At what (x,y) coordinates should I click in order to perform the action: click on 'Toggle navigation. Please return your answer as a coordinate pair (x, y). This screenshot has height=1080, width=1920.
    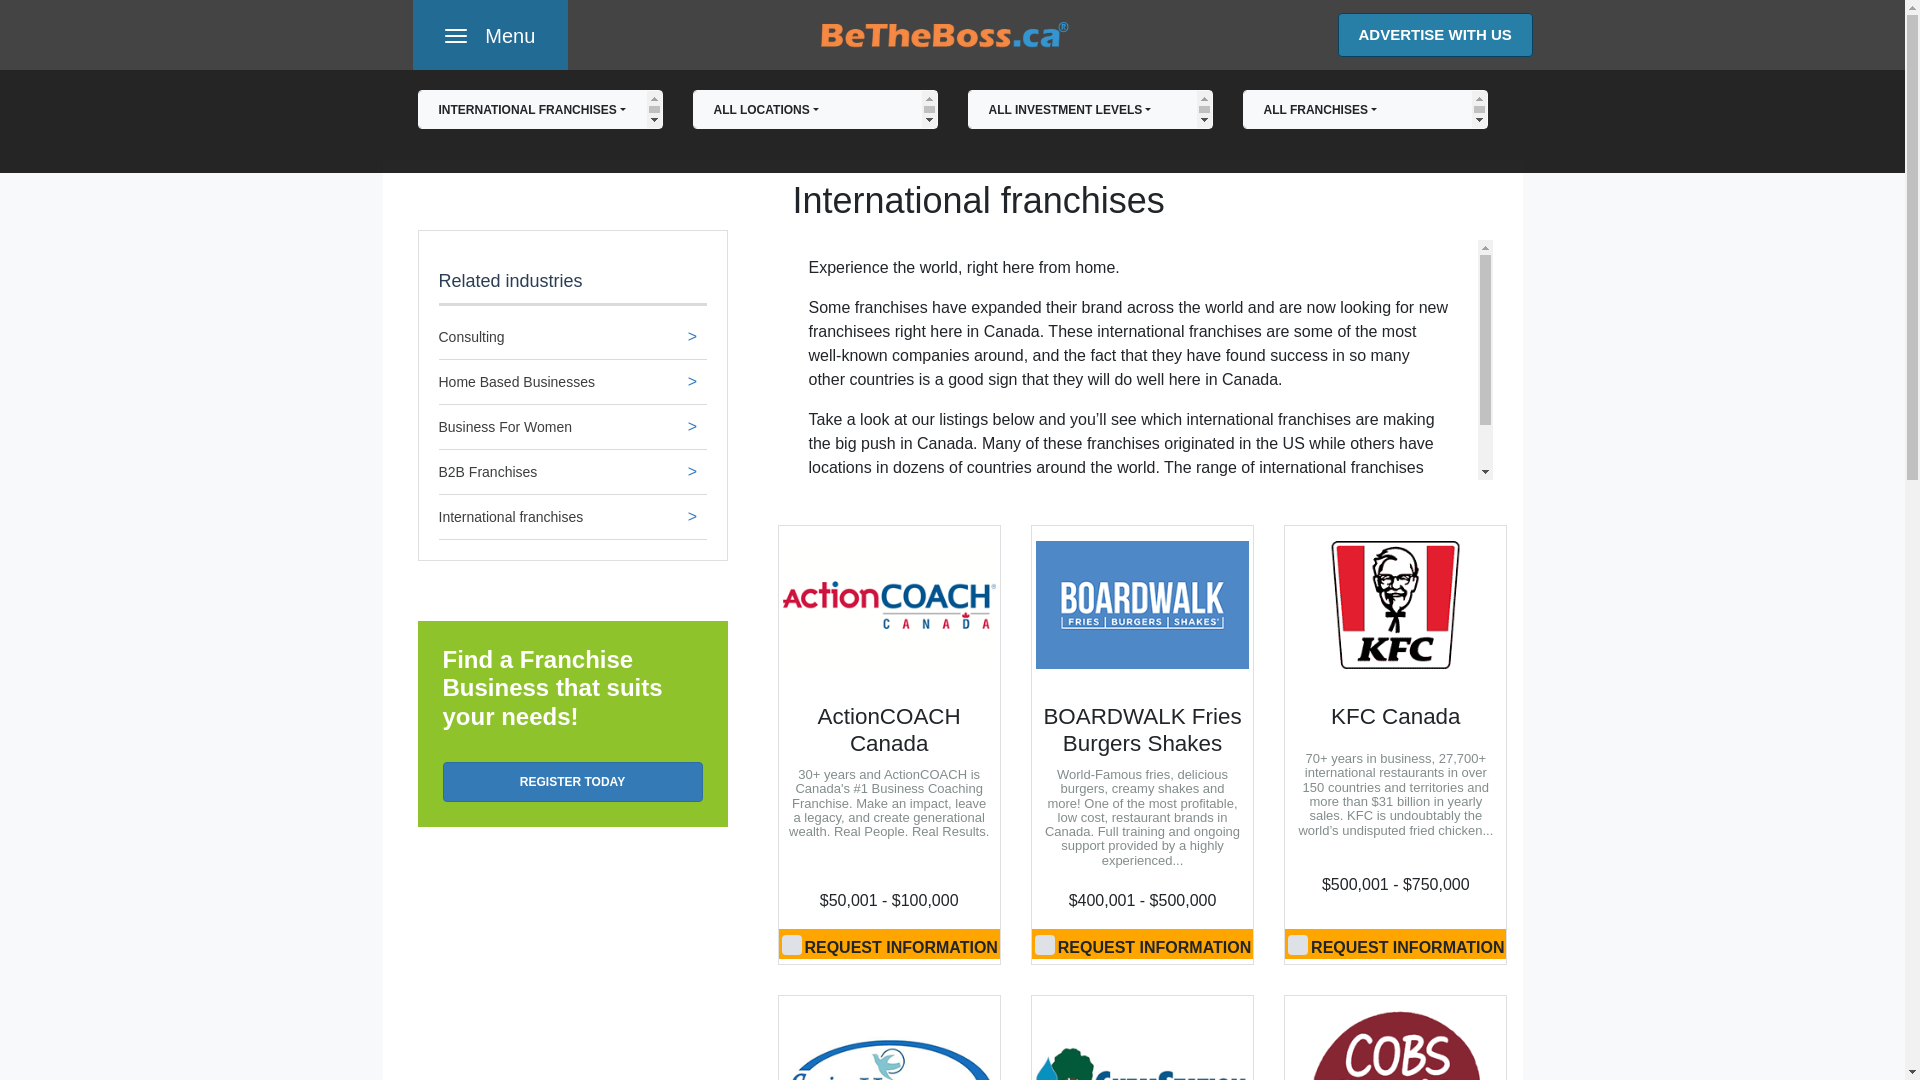
    Looking at the image, I should click on (411, 34).